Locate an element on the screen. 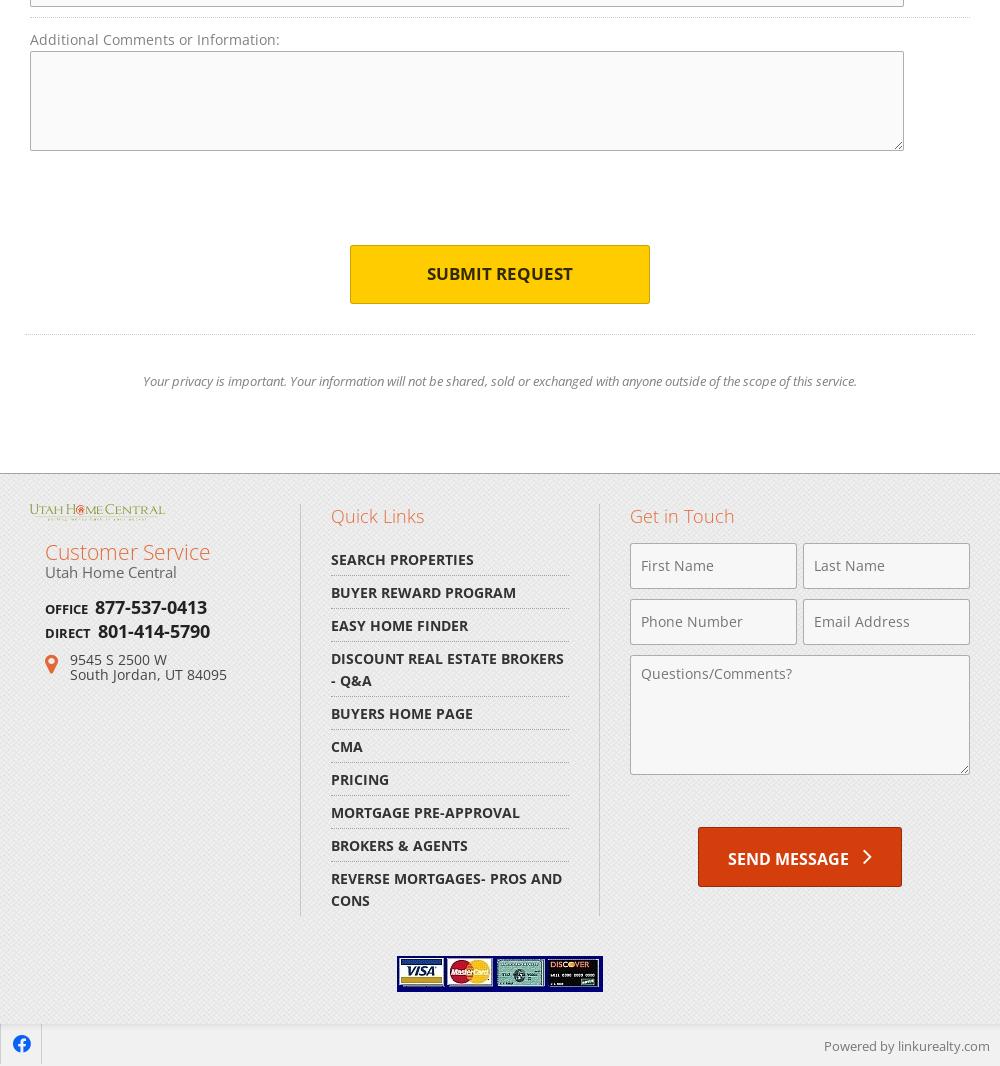 This screenshot has width=1000, height=1066. 'Discount Real Estate Brokers - Q&A' is located at coordinates (446, 667).